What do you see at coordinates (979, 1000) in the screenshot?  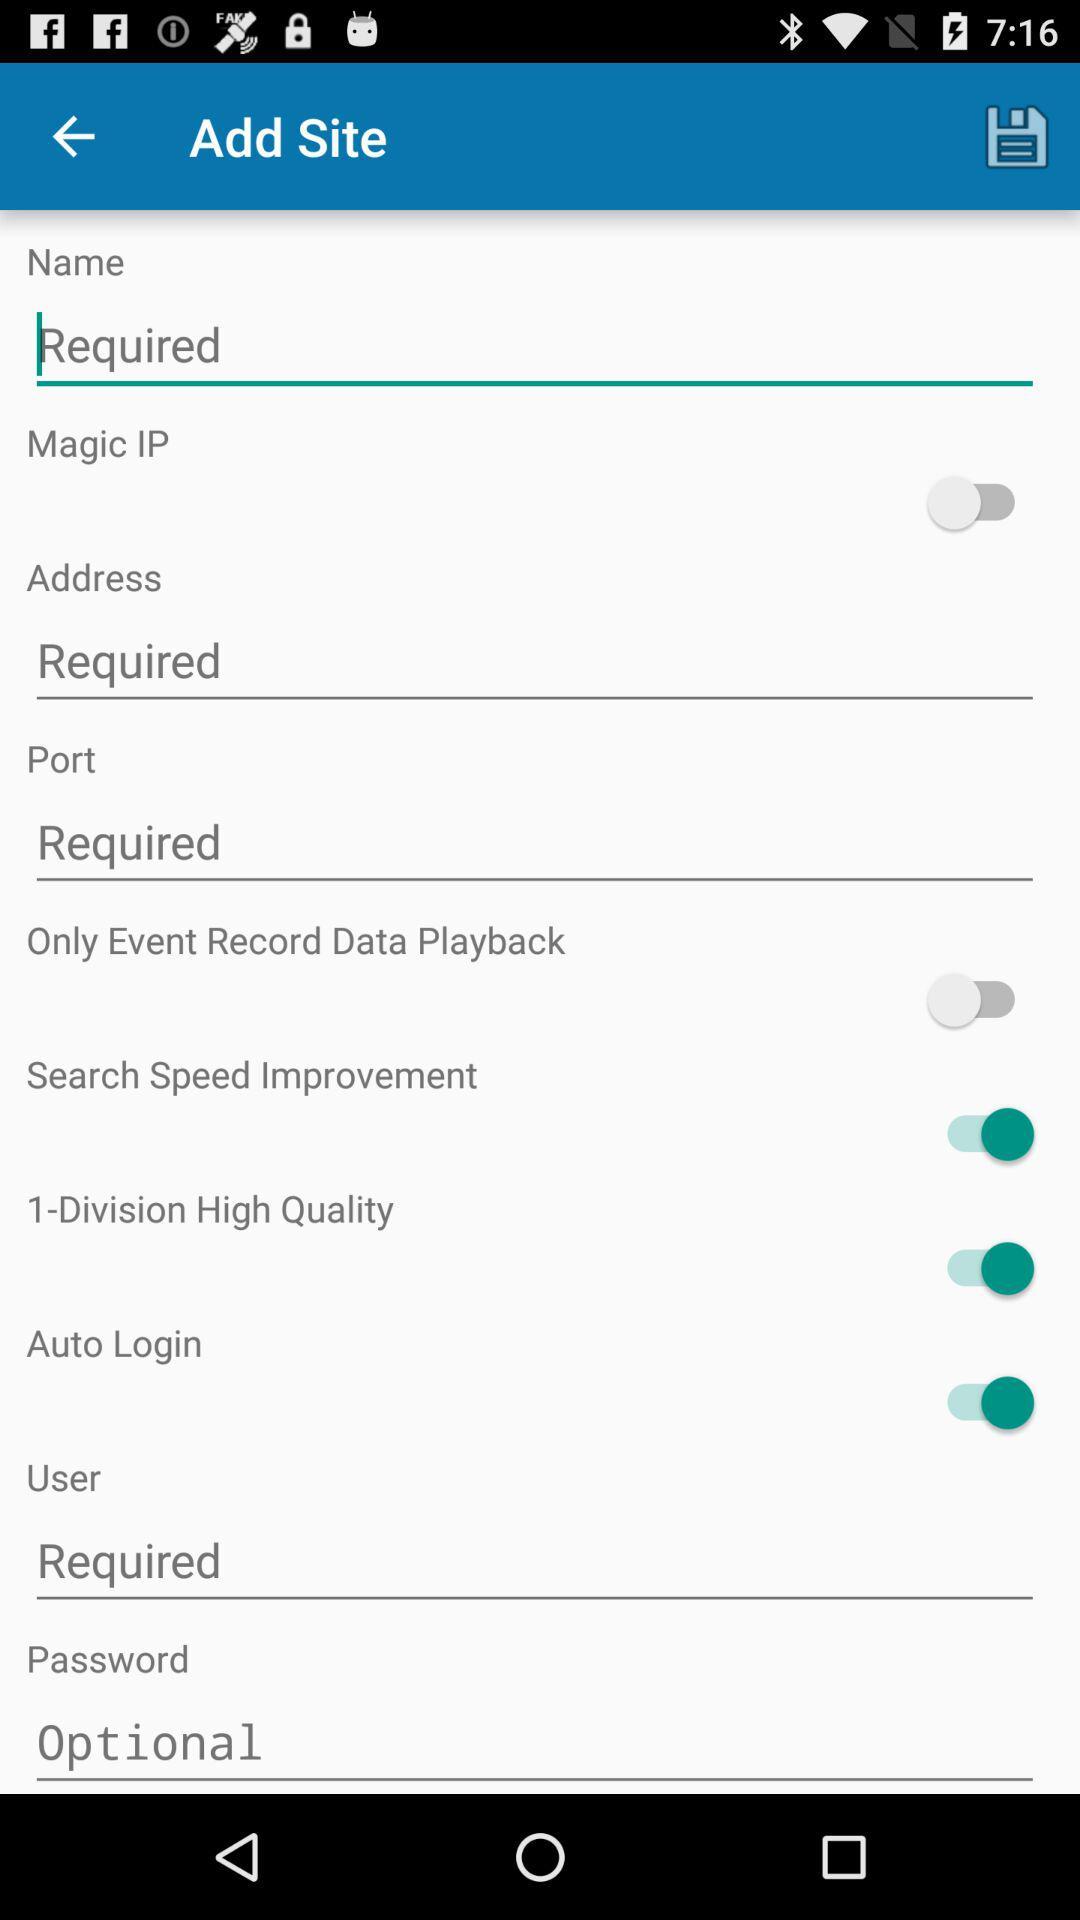 I see `turn on` at bounding box center [979, 1000].